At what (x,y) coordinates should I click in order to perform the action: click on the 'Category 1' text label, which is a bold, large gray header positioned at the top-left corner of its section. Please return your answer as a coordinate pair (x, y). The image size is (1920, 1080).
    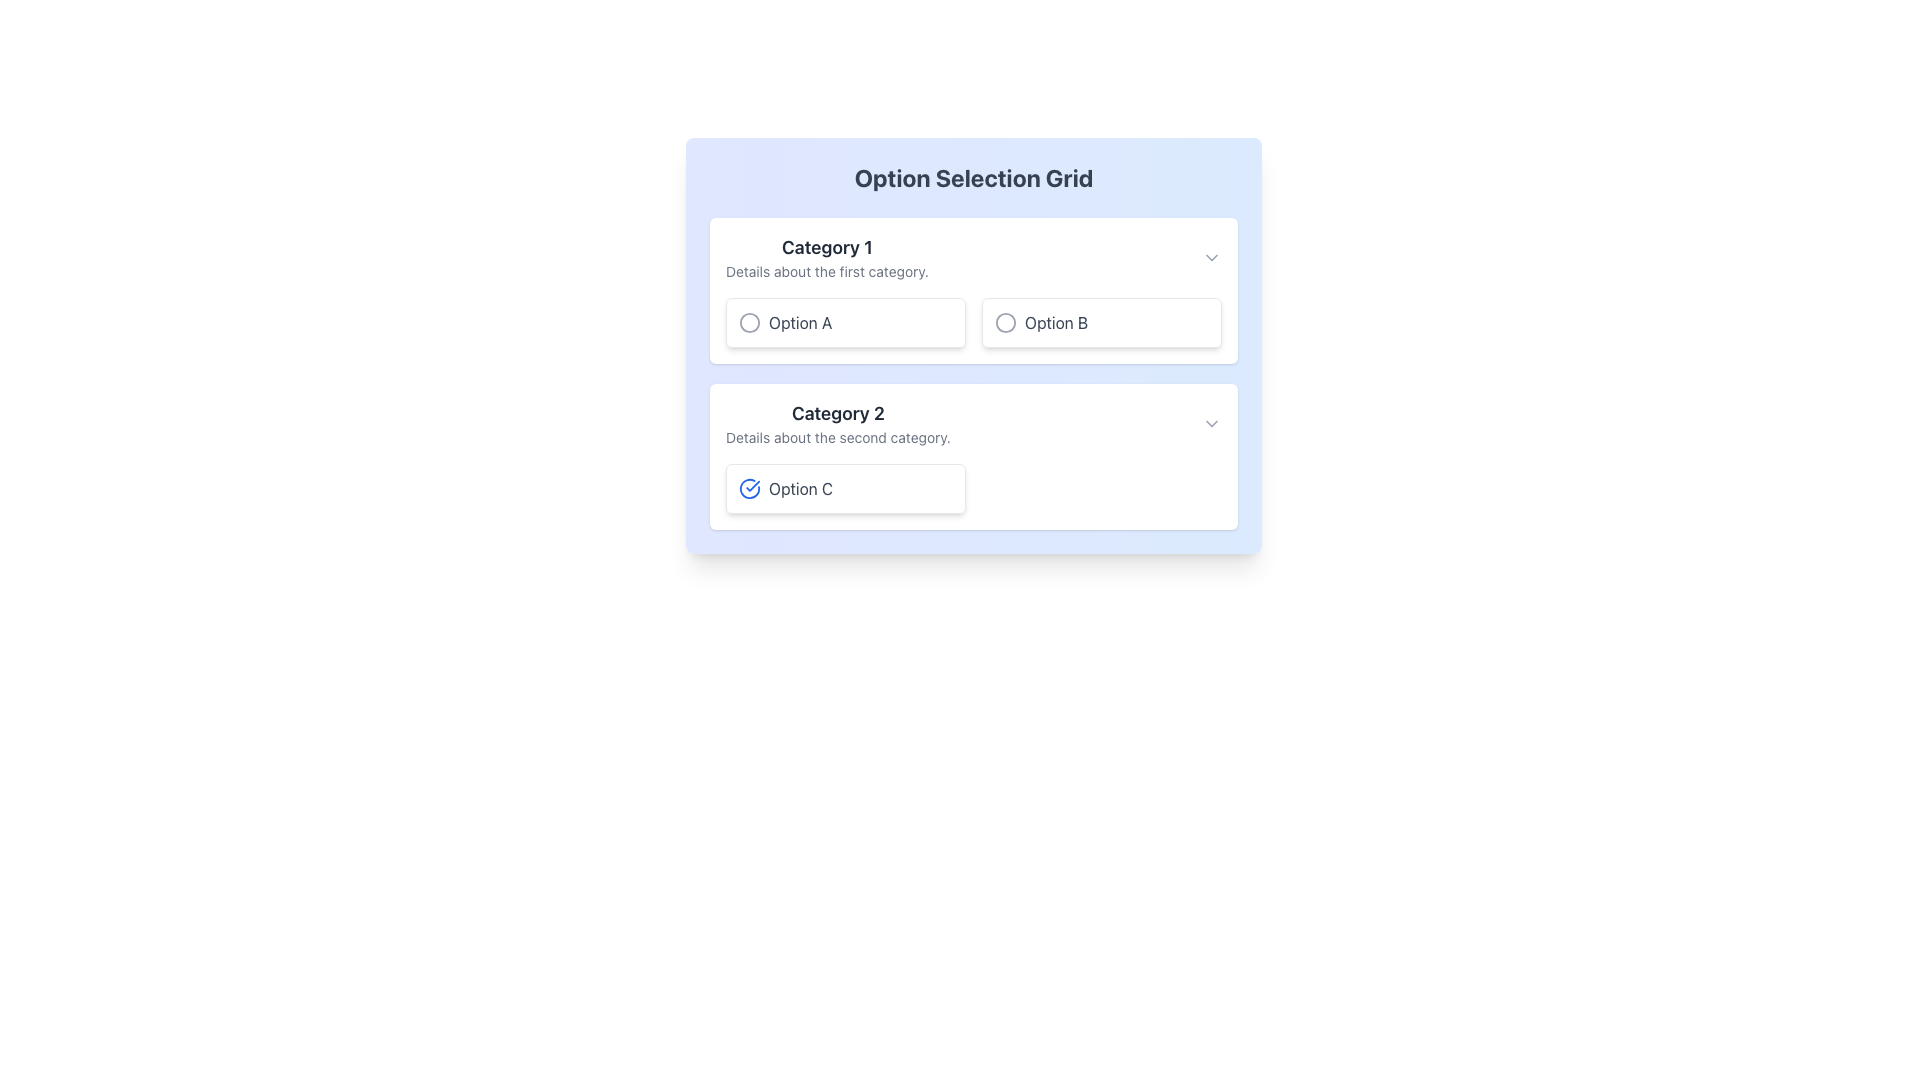
    Looking at the image, I should click on (827, 246).